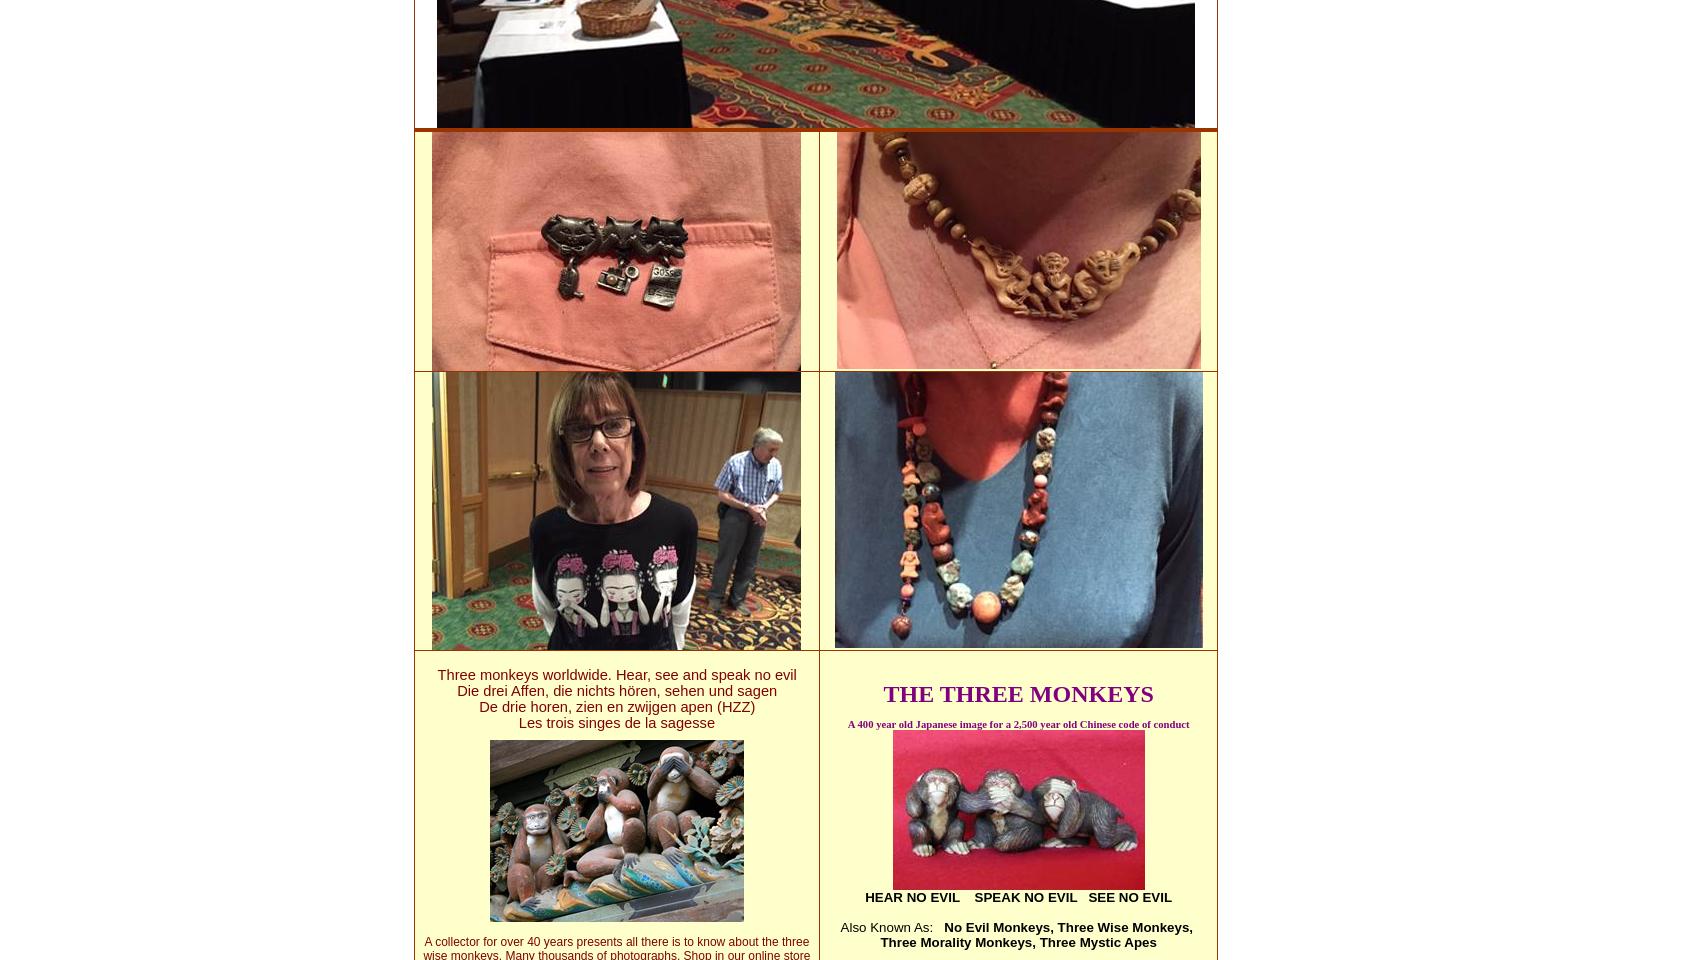 Image resolution: width=1700 pixels, height=960 pixels. Describe the element at coordinates (1017, 896) in the screenshot. I see `'Hear no
  evil    speak no evil   see no evil'` at that location.